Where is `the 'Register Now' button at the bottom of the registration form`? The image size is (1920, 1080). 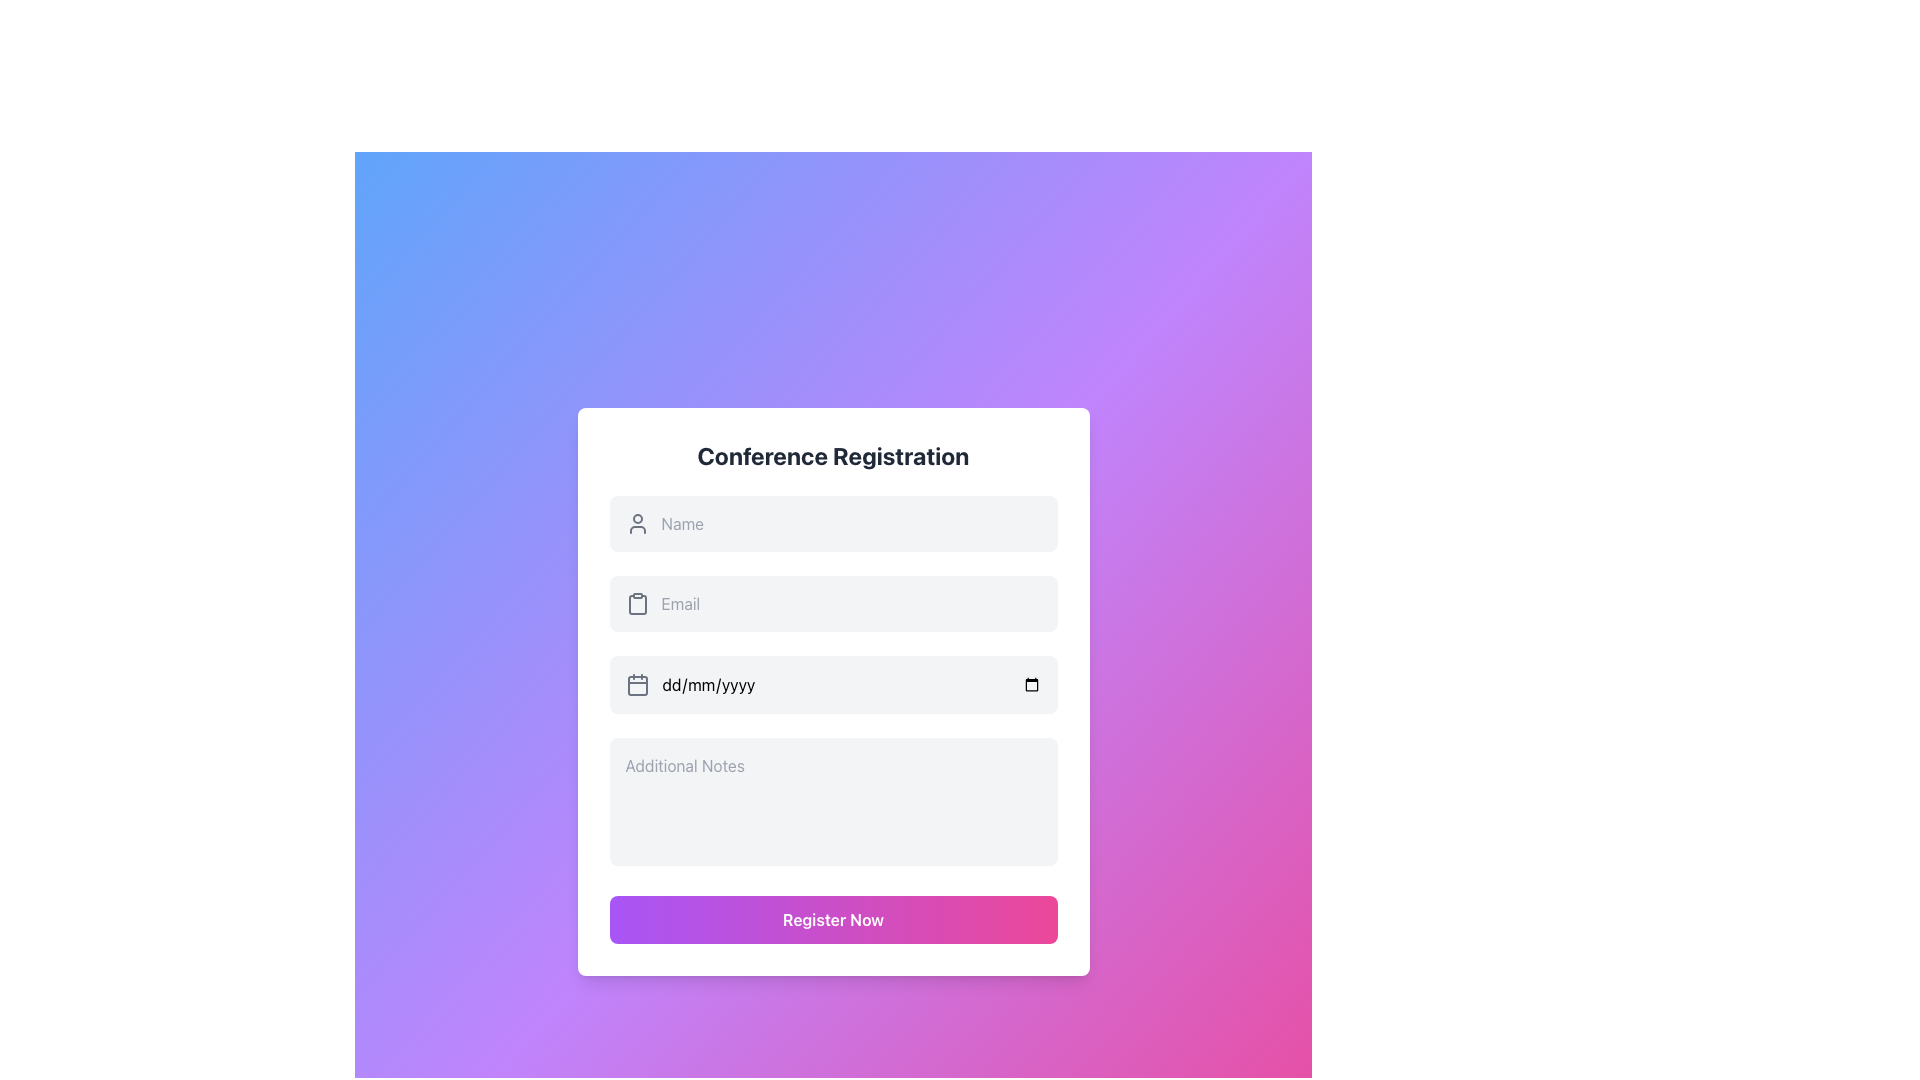 the 'Register Now' button at the bottom of the registration form is located at coordinates (833, 920).